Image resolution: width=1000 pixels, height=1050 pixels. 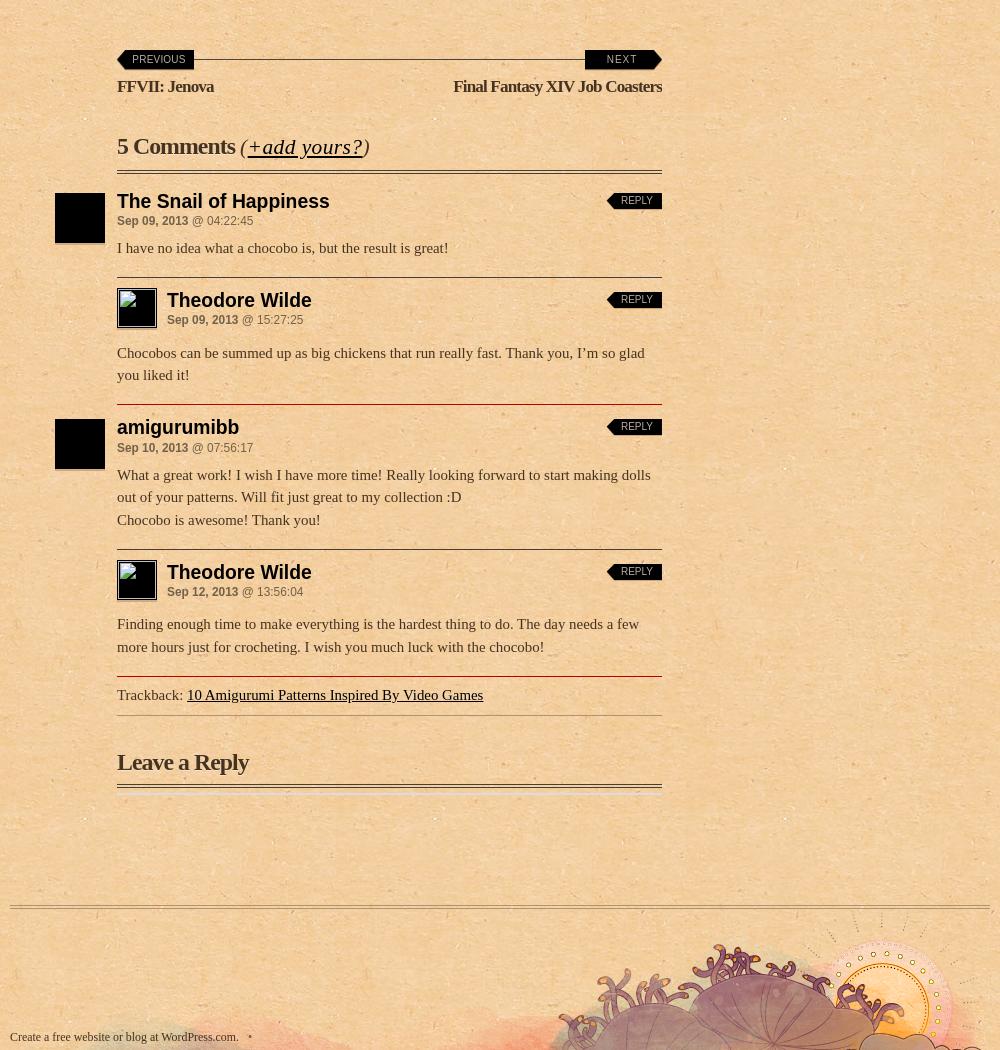 I want to click on 'Leave a Reply', so click(x=116, y=756).